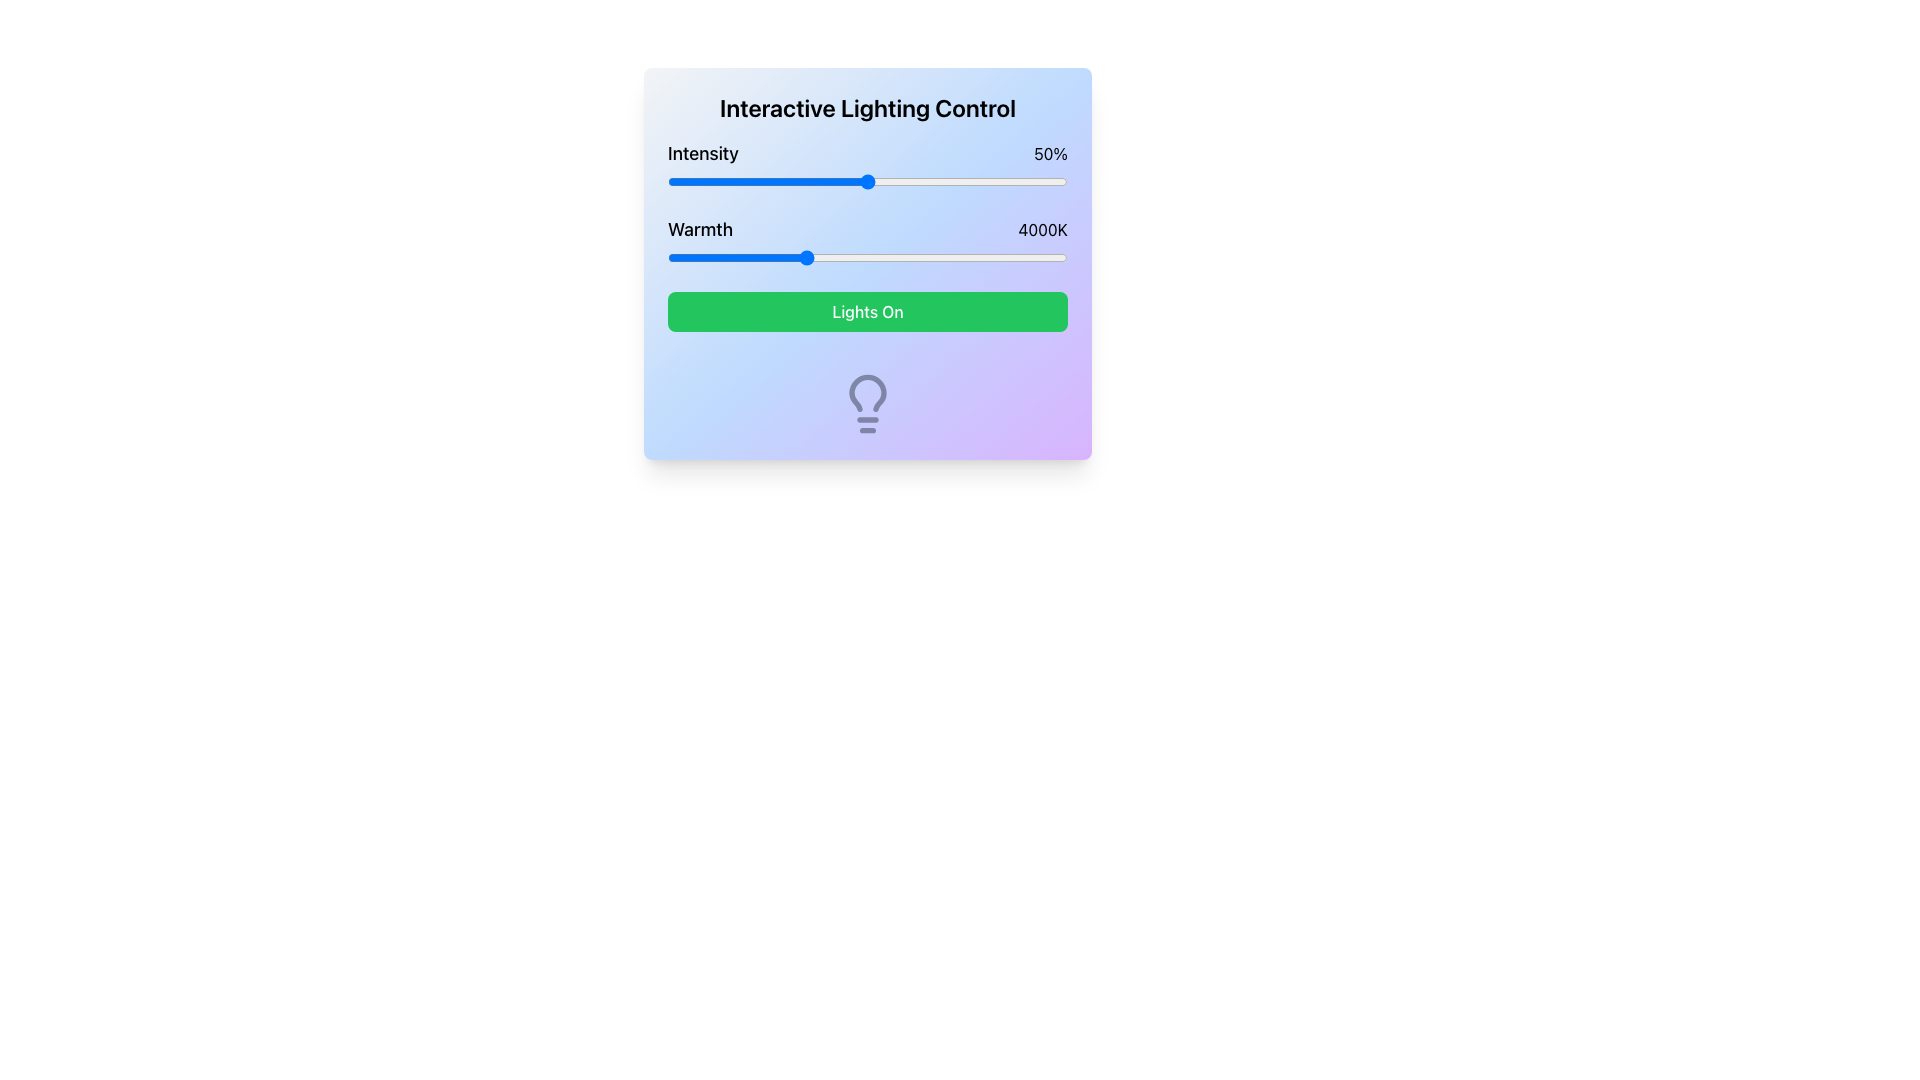 The width and height of the screenshot is (1920, 1080). What do you see at coordinates (801, 257) in the screenshot?
I see `warmth` at bounding box center [801, 257].